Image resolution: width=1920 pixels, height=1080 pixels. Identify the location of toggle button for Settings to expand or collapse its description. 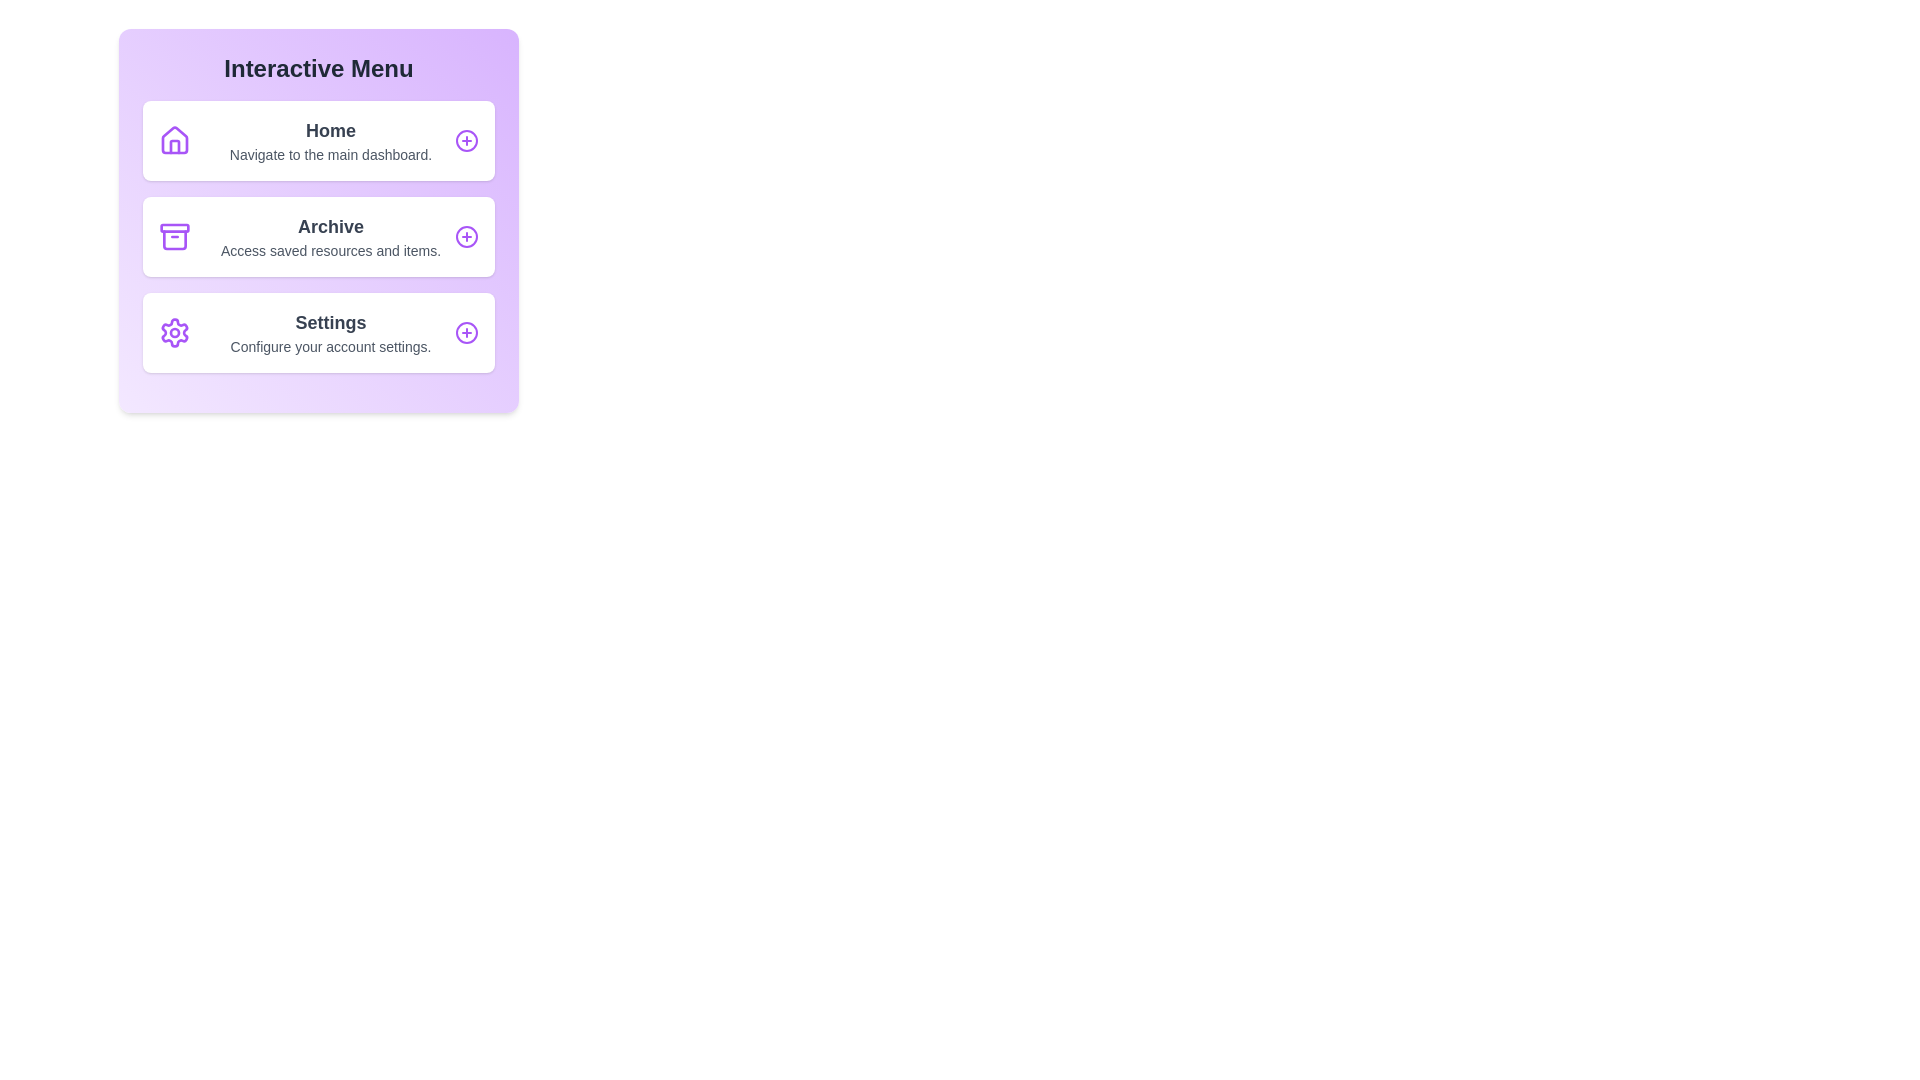
(465, 331).